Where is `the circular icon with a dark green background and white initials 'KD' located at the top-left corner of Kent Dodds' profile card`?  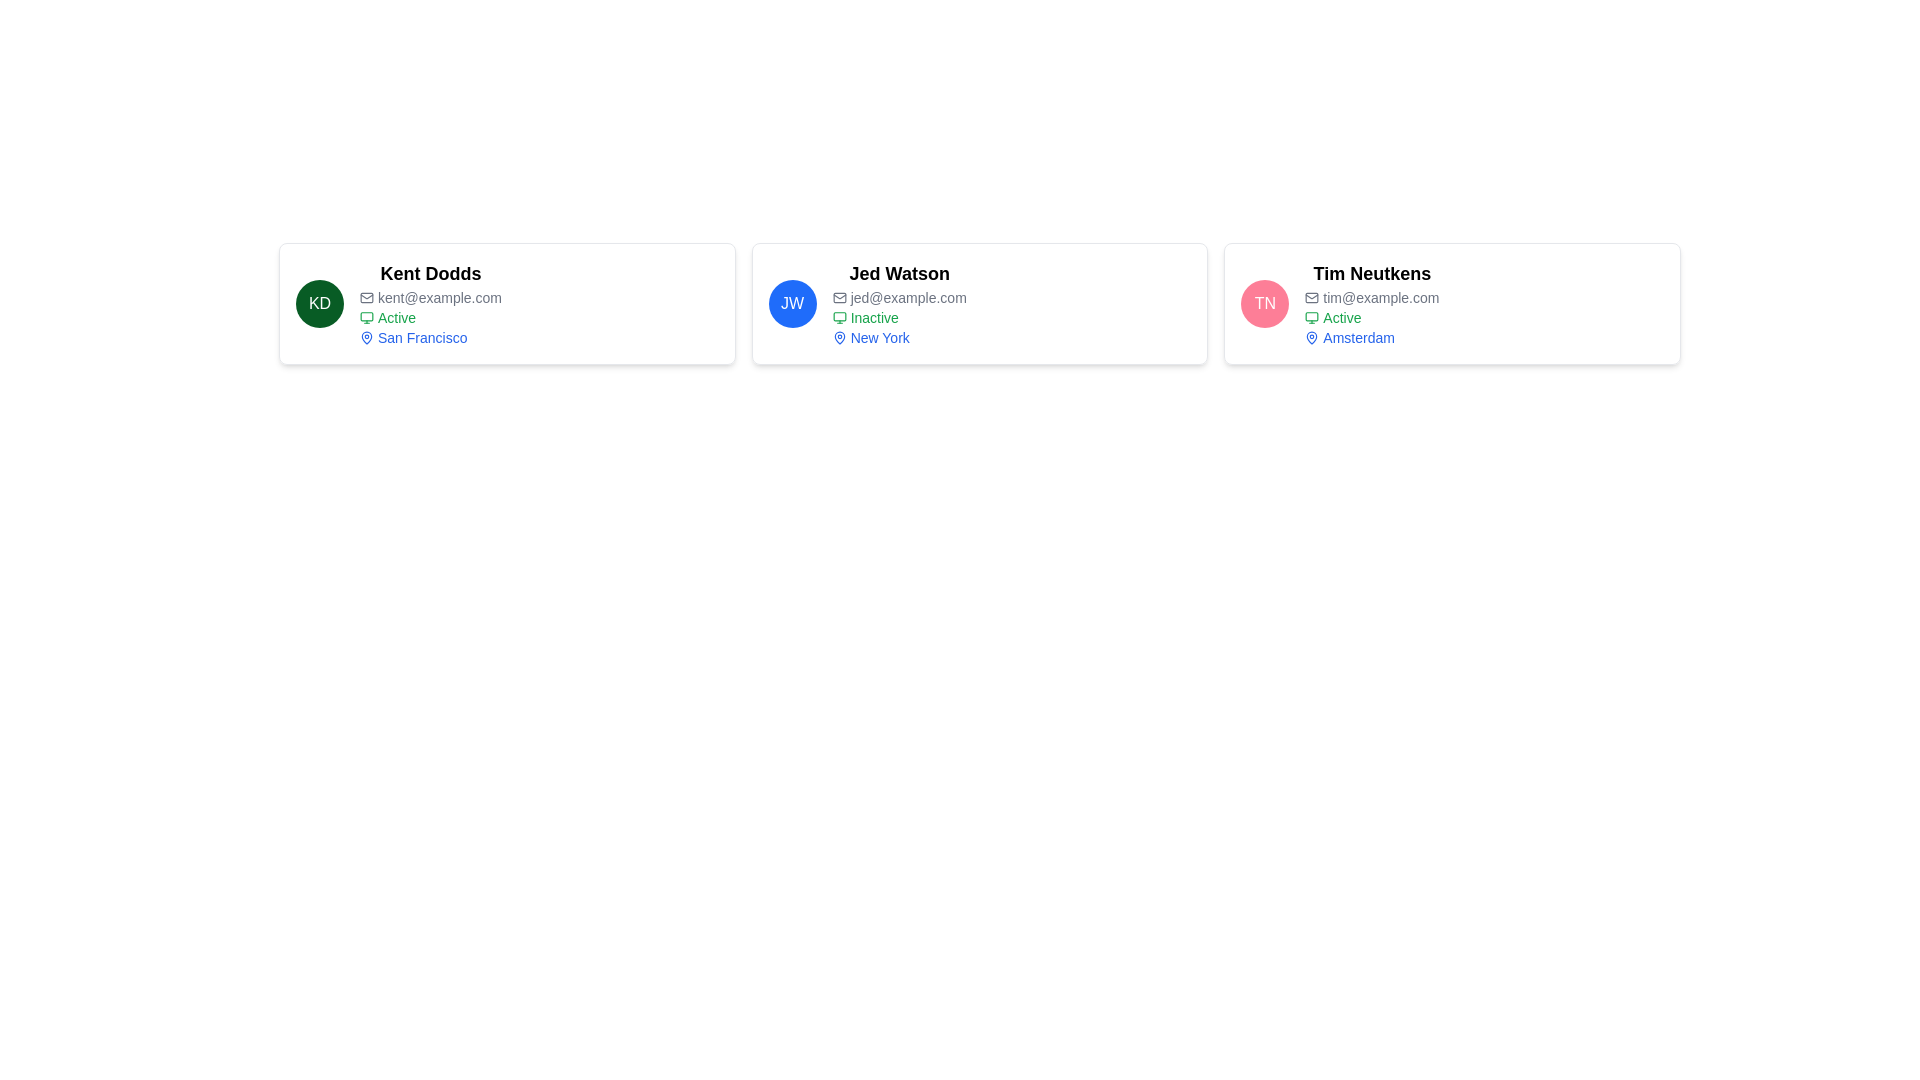
the circular icon with a dark green background and white initials 'KD' located at the top-left corner of Kent Dodds' profile card is located at coordinates (320, 304).